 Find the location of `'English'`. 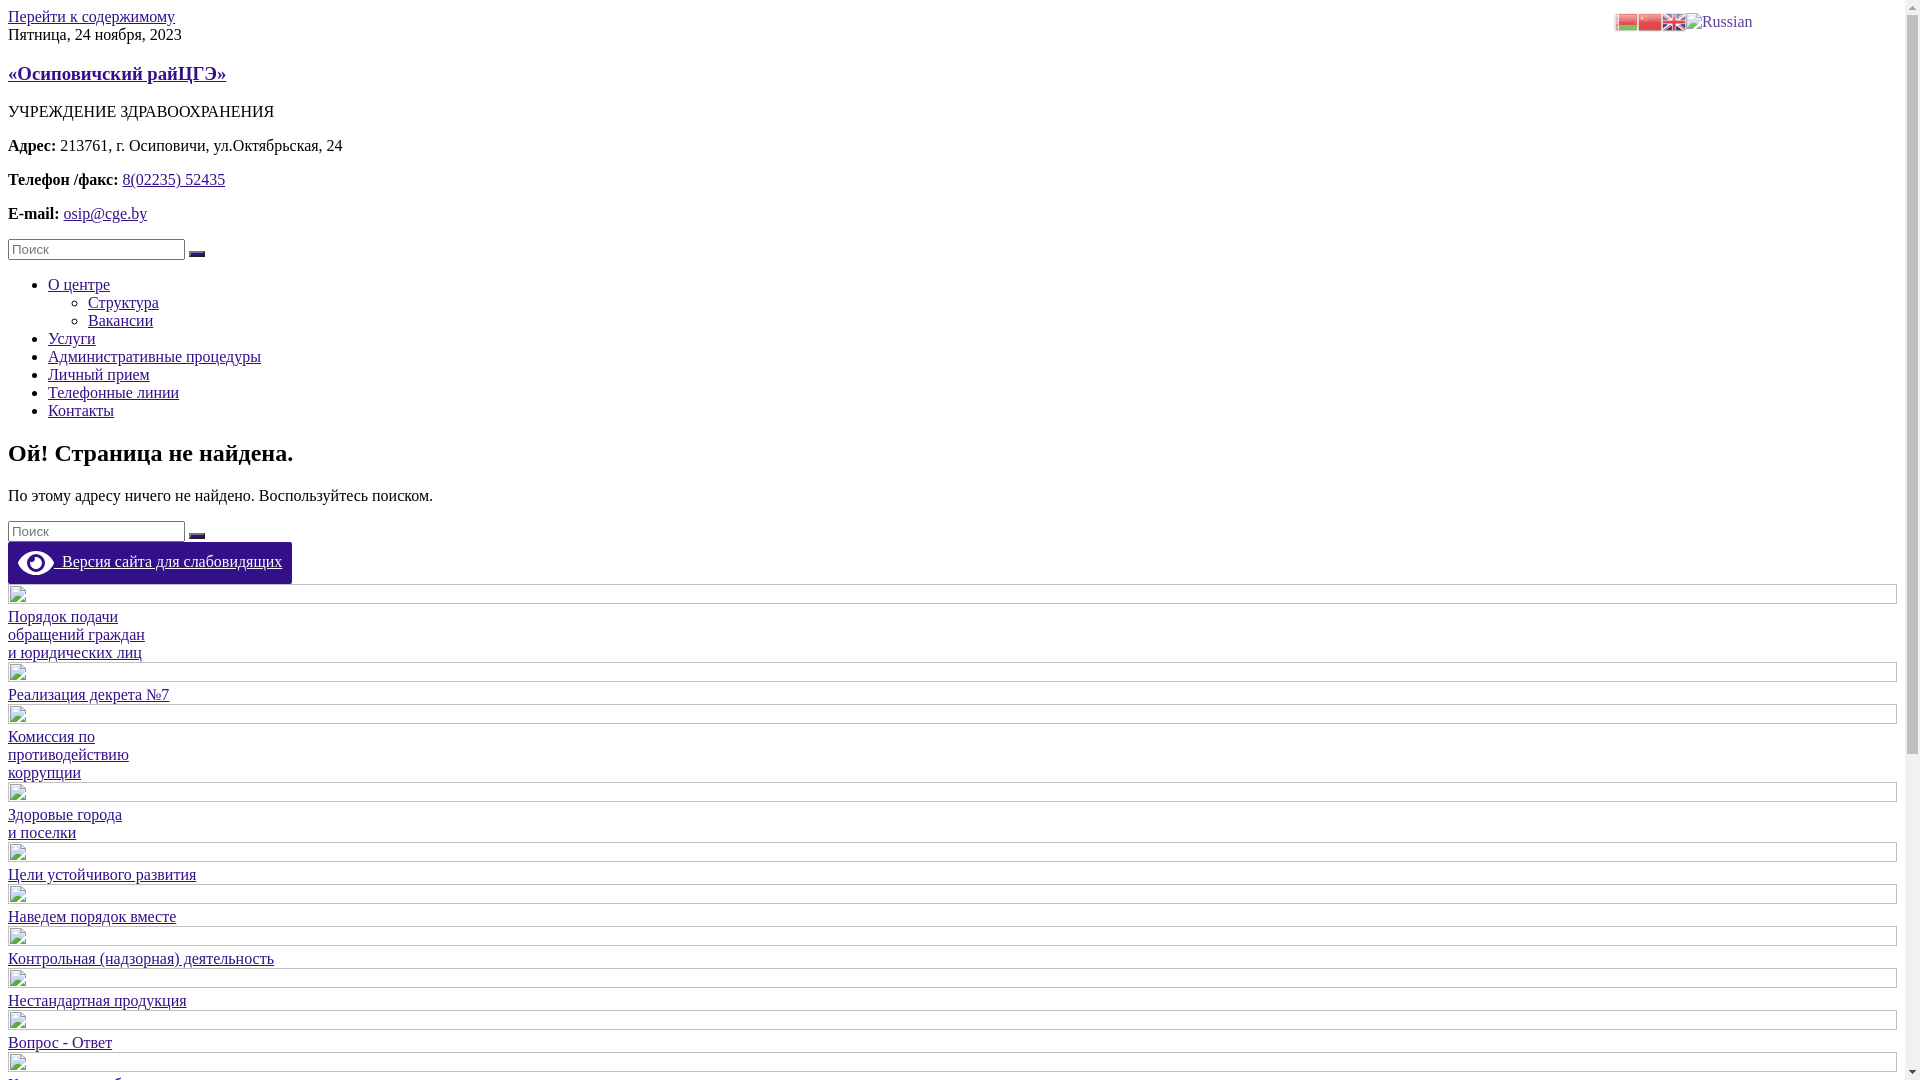

'English' is located at coordinates (1674, 20).